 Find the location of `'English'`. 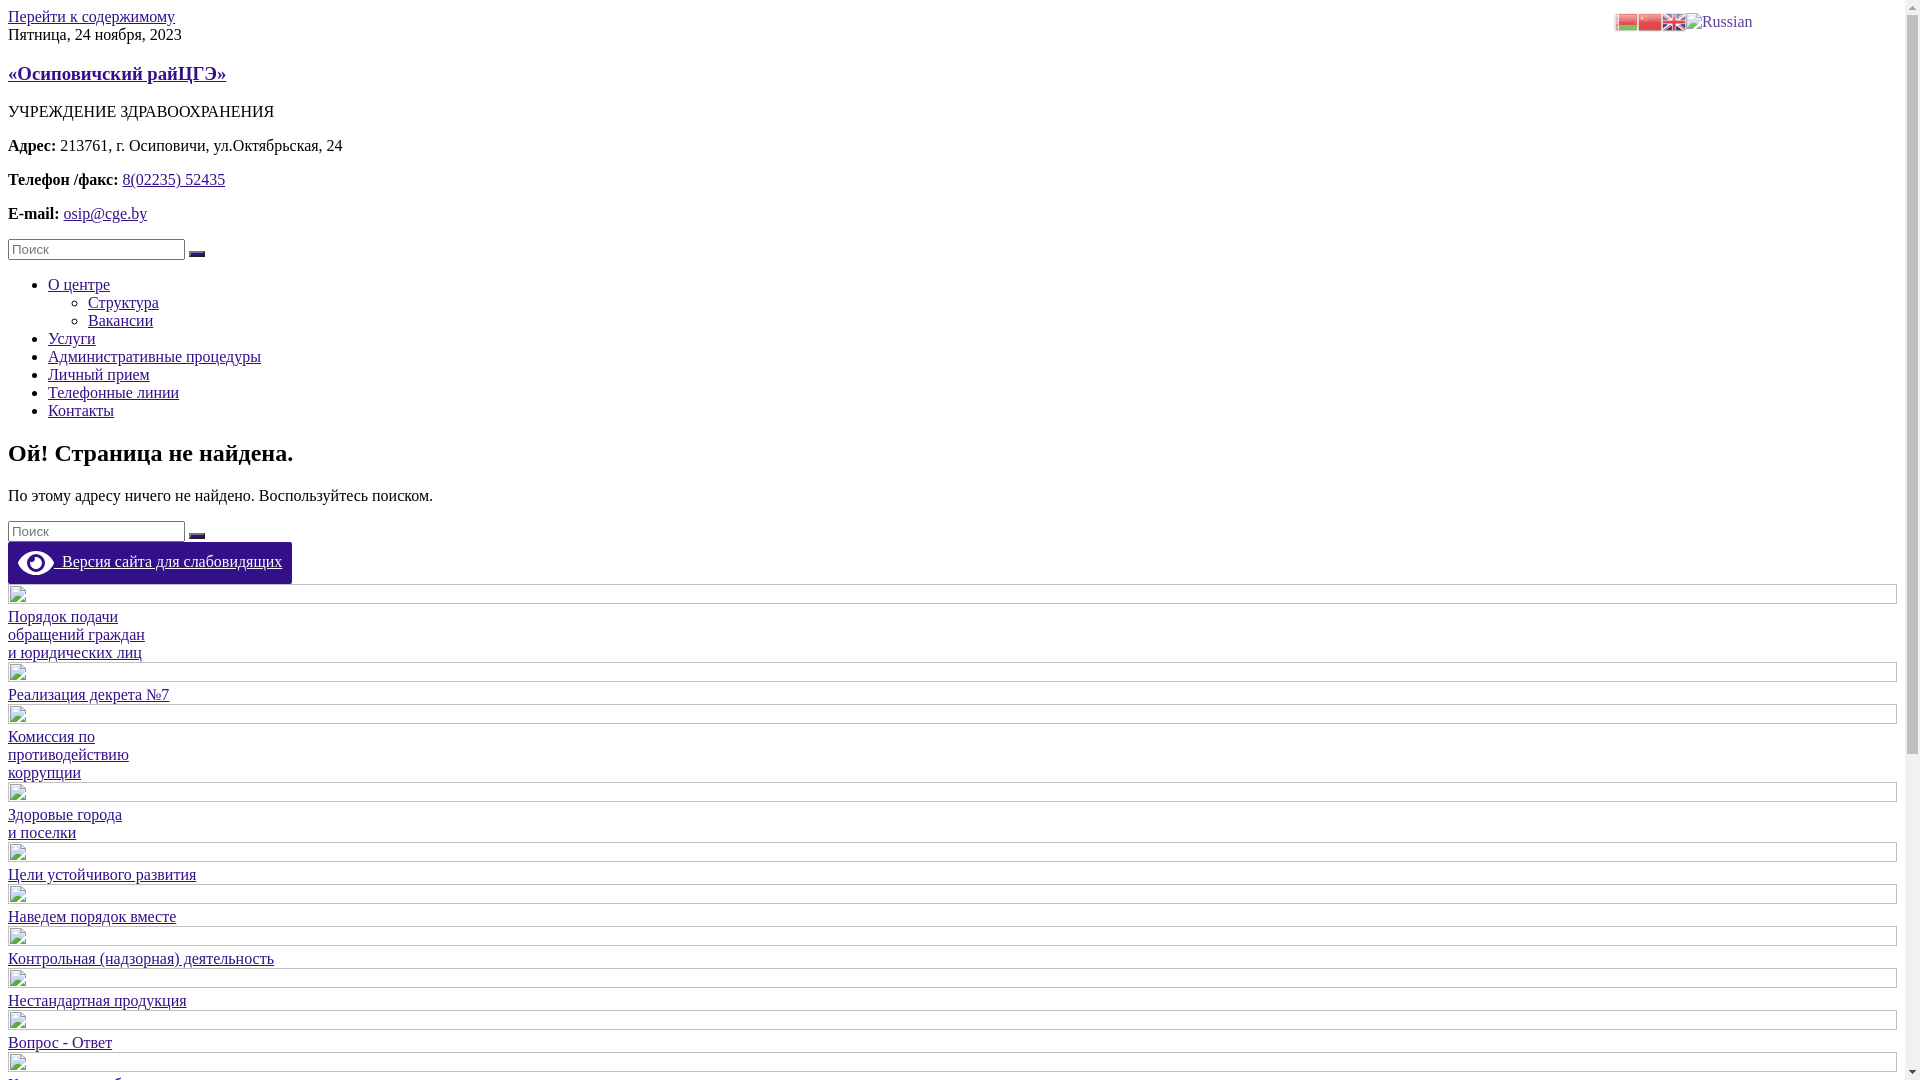

'English' is located at coordinates (1674, 20).